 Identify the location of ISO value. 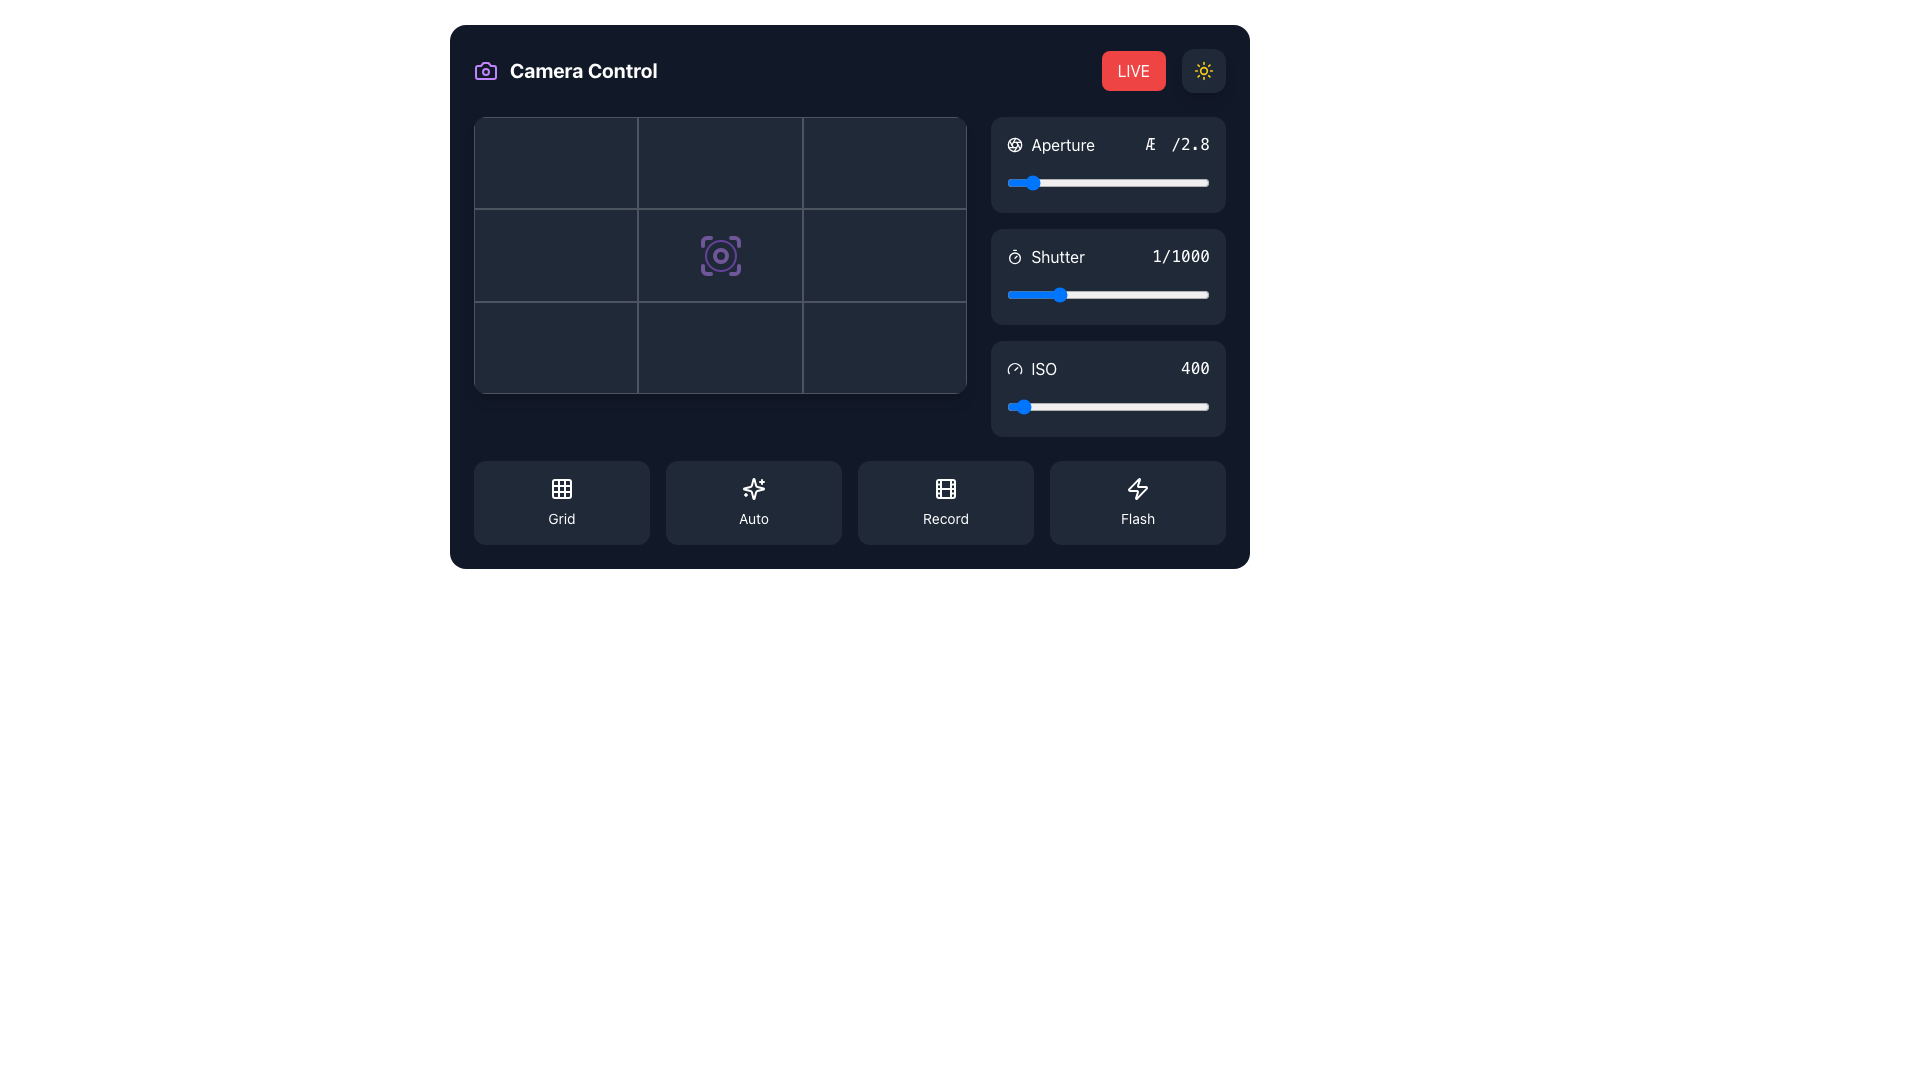
(1009, 406).